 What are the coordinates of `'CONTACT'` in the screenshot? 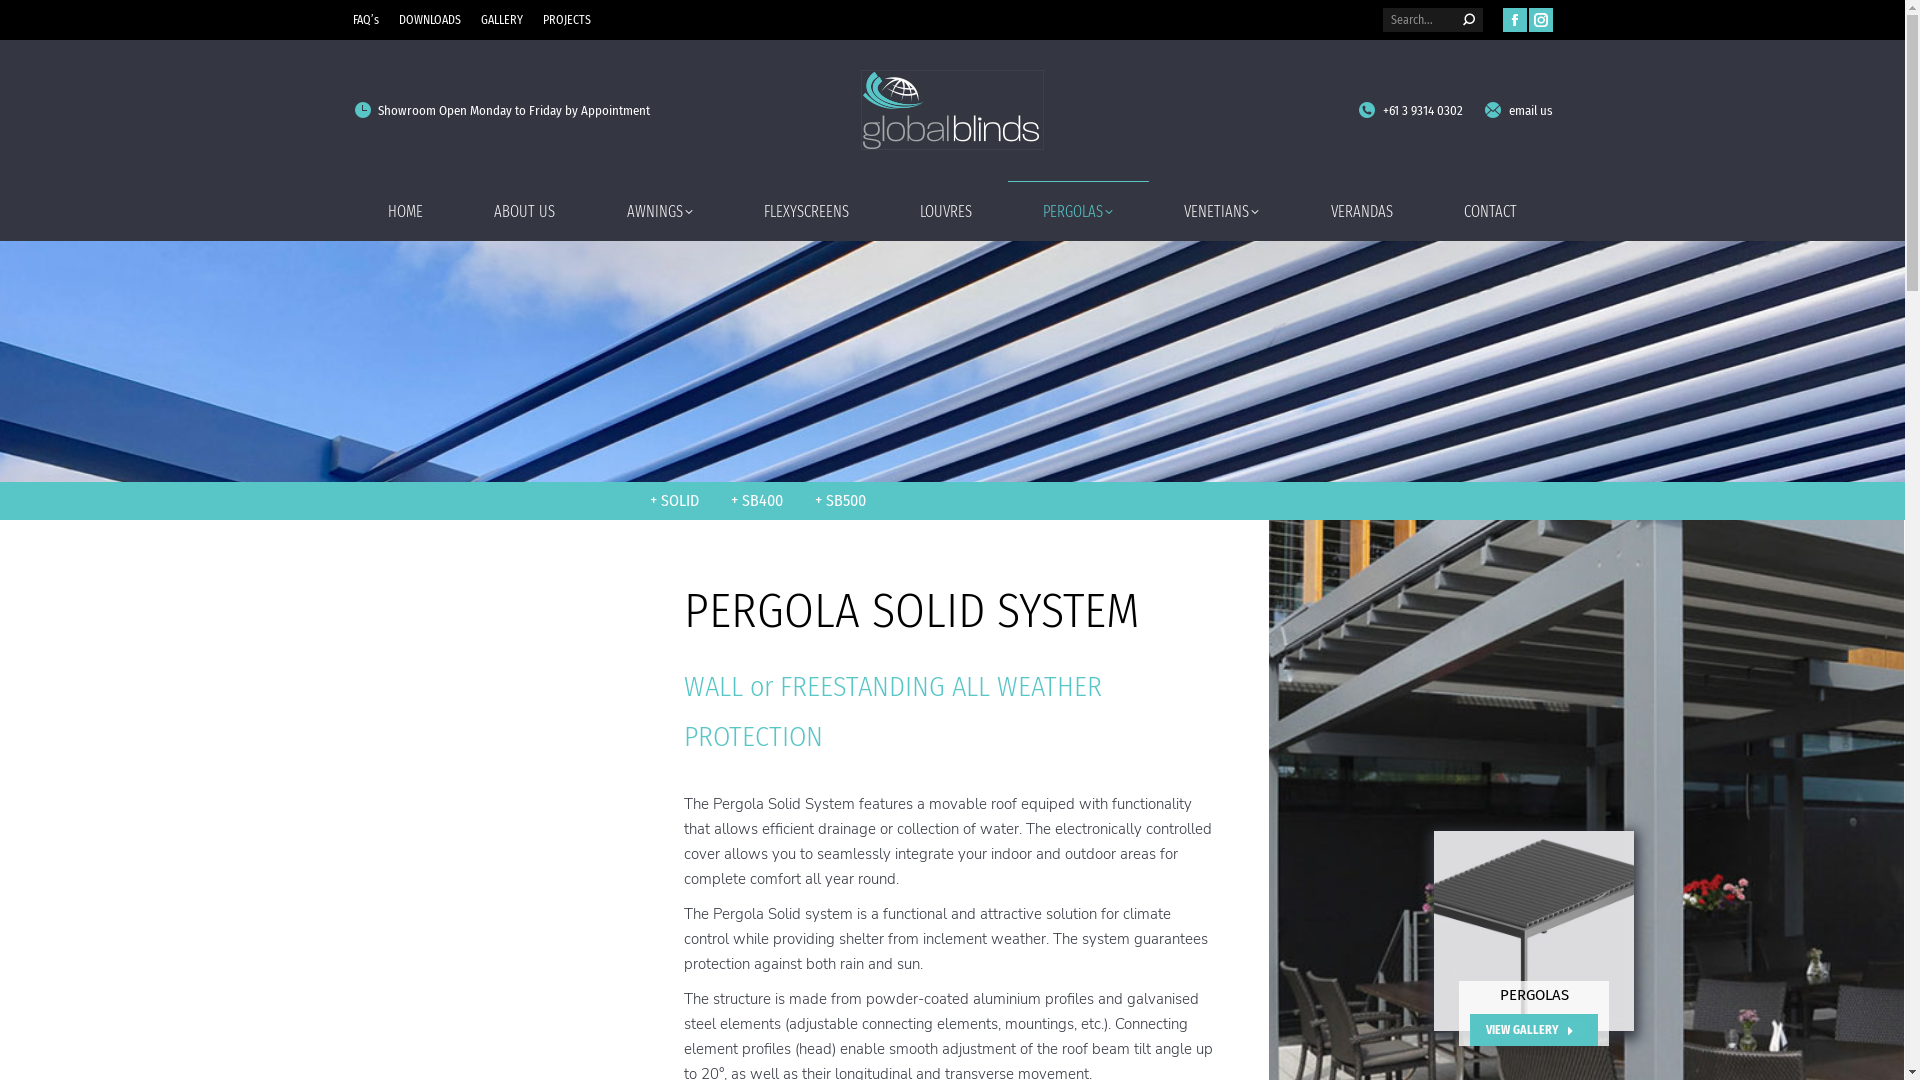 It's located at (1489, 210).